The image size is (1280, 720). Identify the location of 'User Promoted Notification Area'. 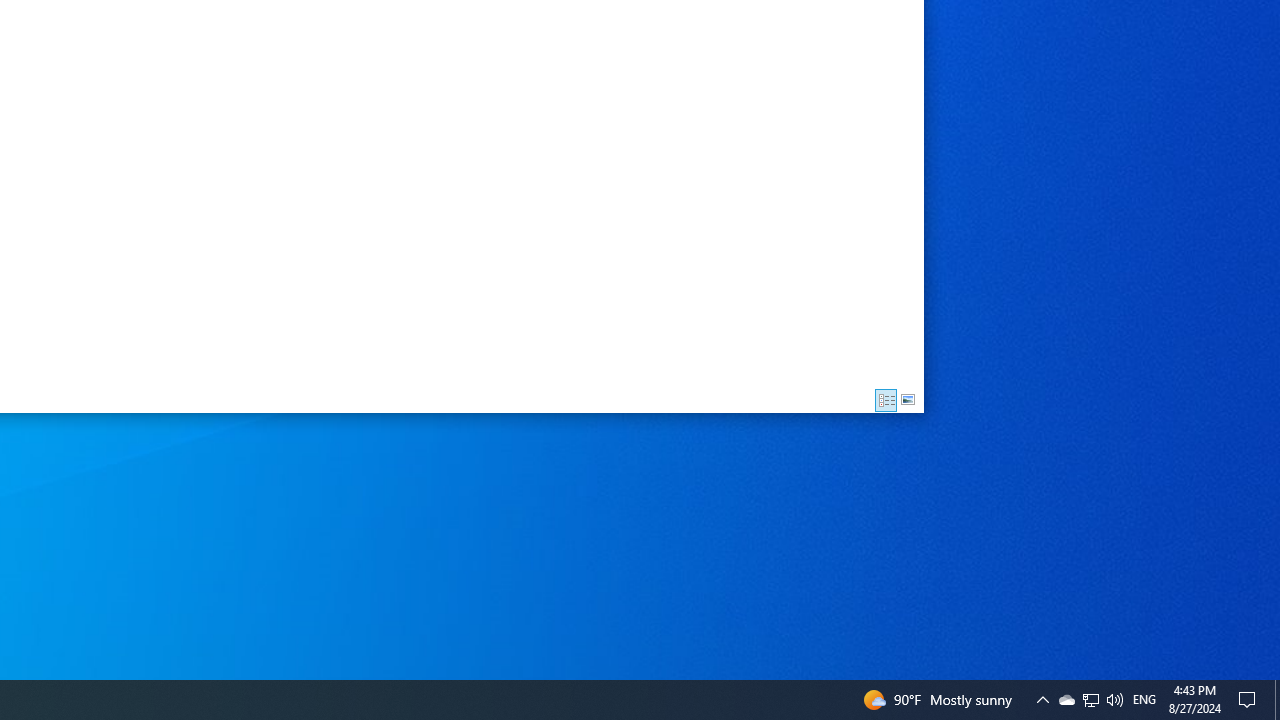
(1089, 698).